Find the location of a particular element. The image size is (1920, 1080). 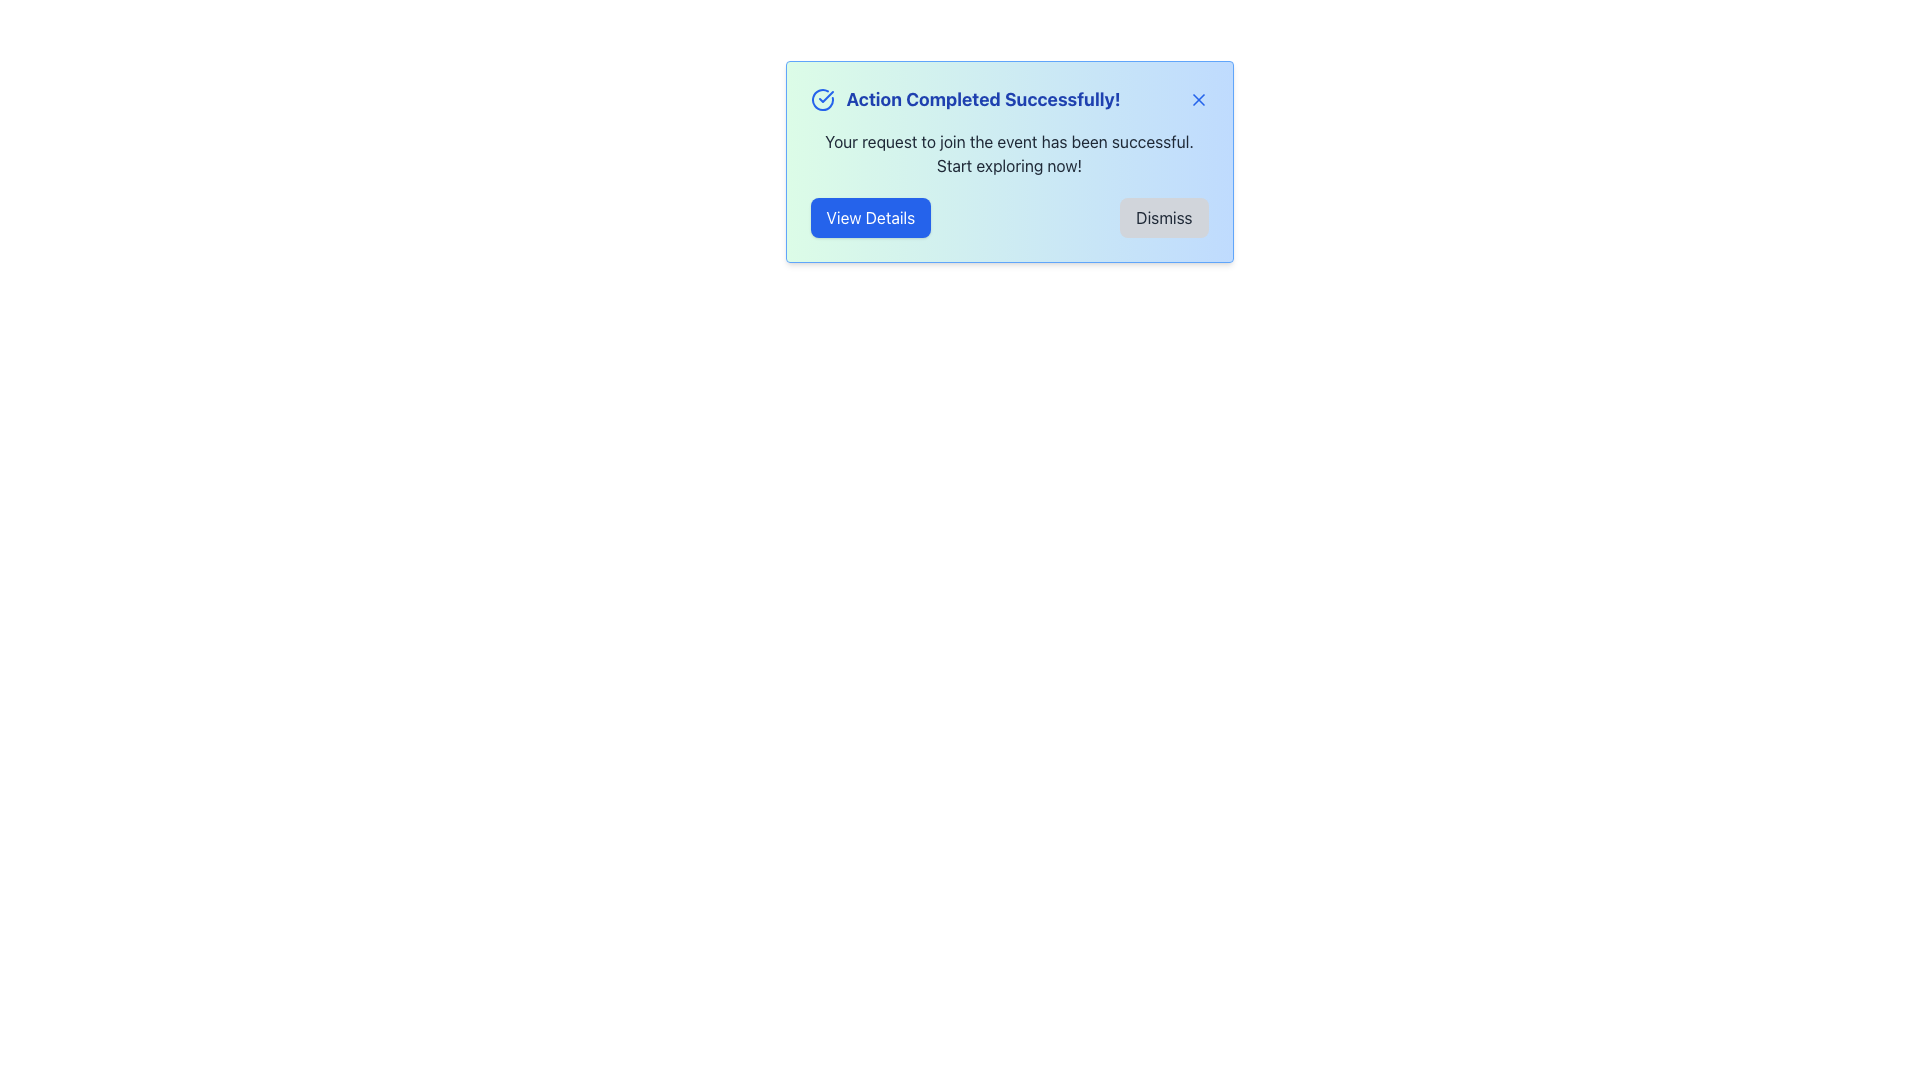

the 'X' button located at the top-right of the 'Action Completed Successfully!' alert box to change its color is located at coordinates (1198, 100).